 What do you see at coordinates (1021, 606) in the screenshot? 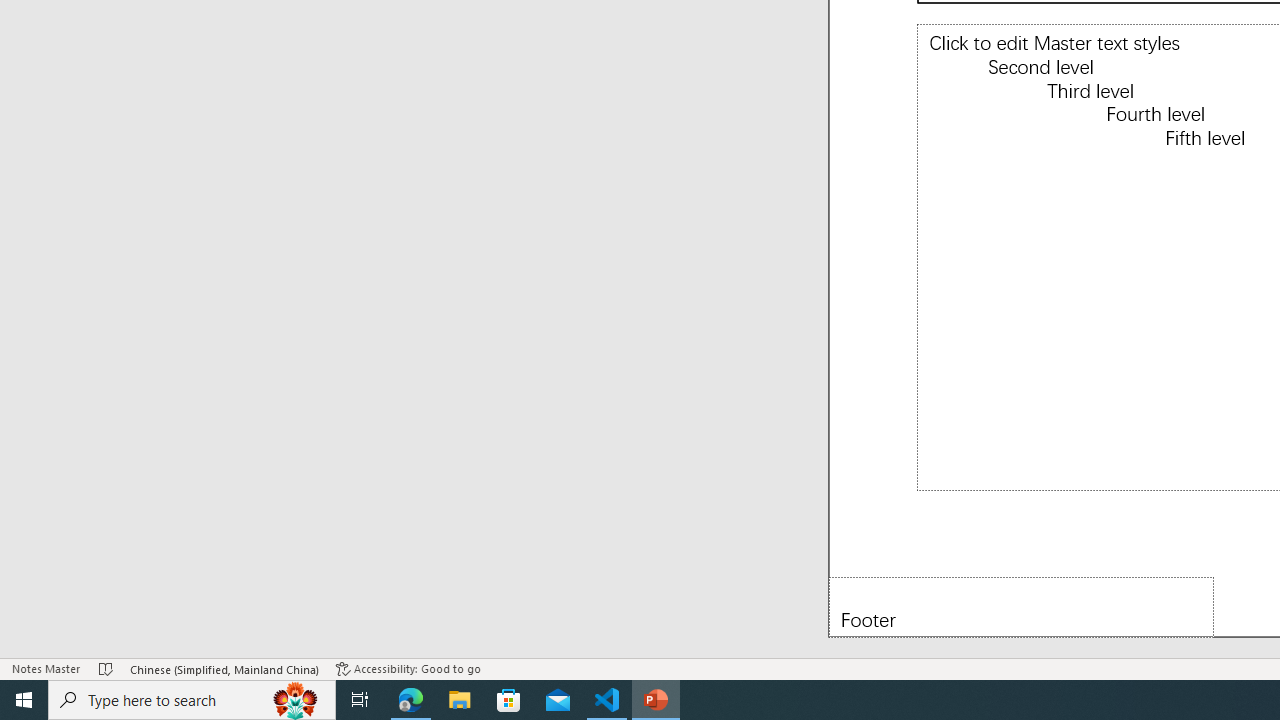
I see `'Footer'` at bounding box center [1021, 606].